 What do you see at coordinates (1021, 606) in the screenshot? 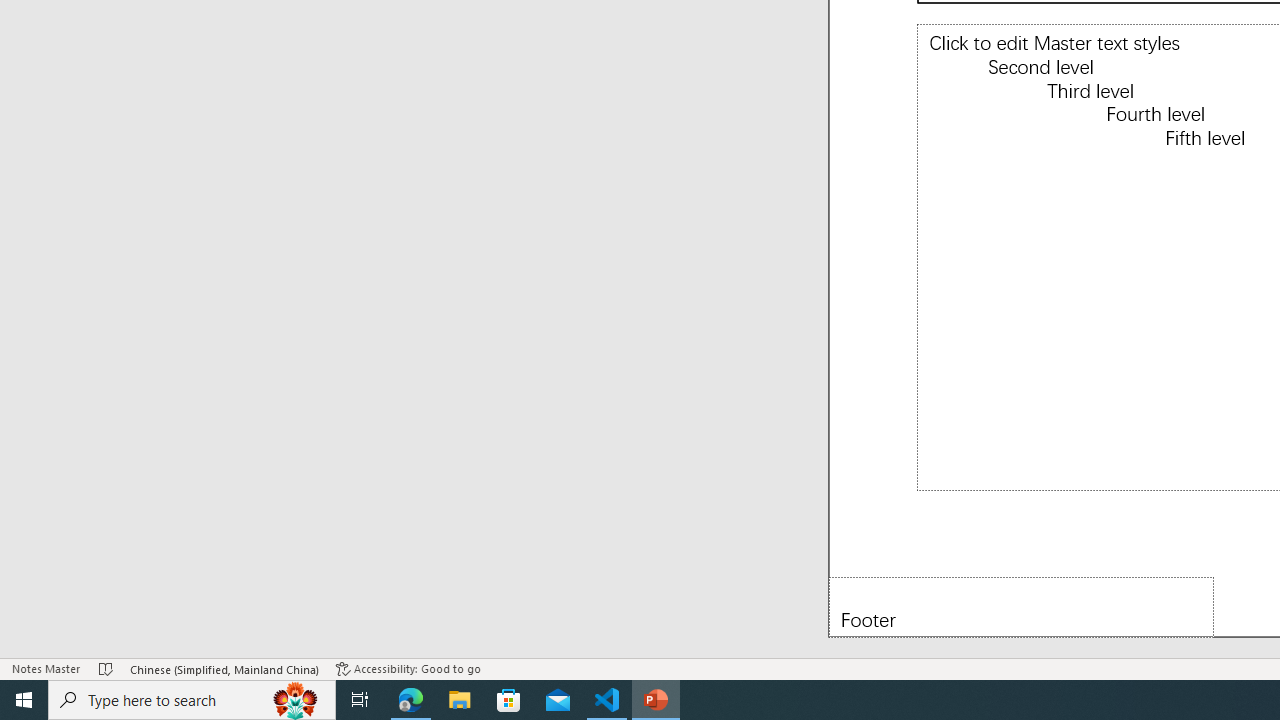
I see `'Footer'` at bounding box center [1021, 606].